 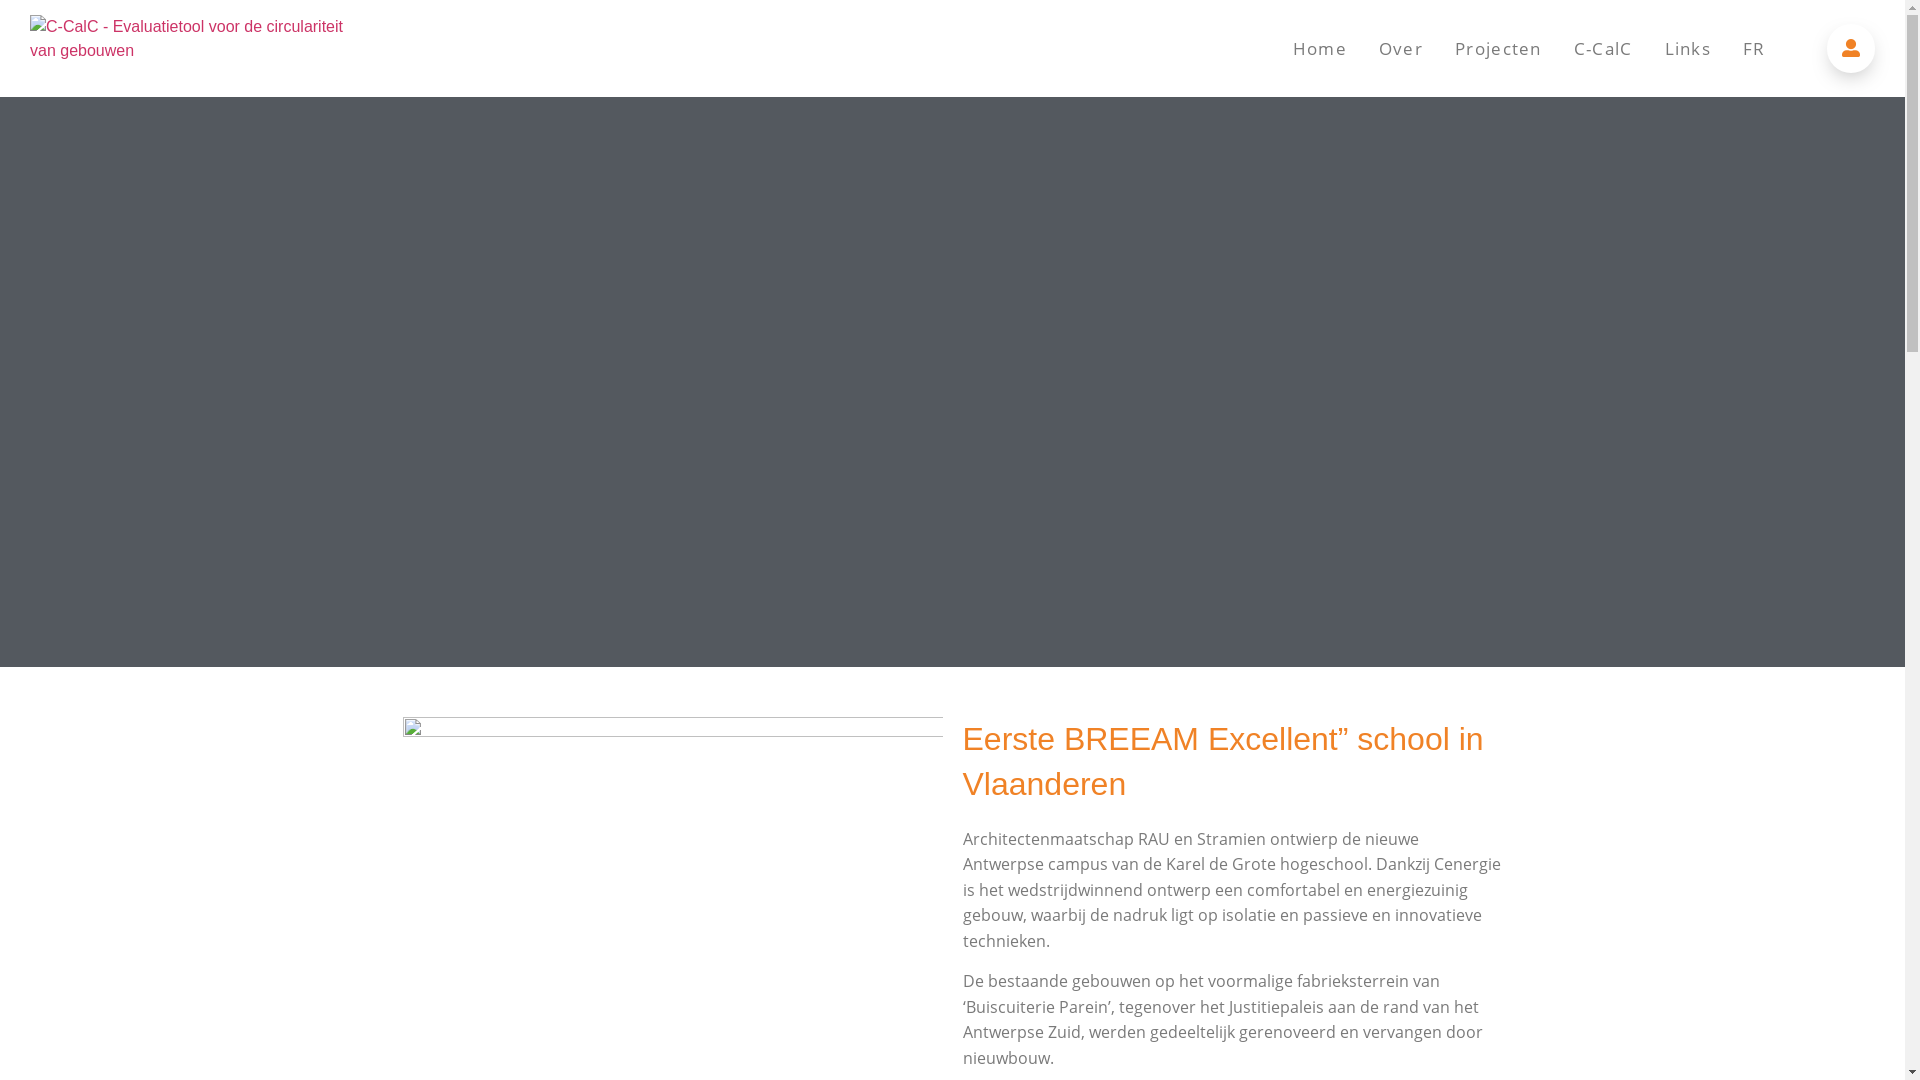 I want to click on 'Over', so click(x=1400, y=48).